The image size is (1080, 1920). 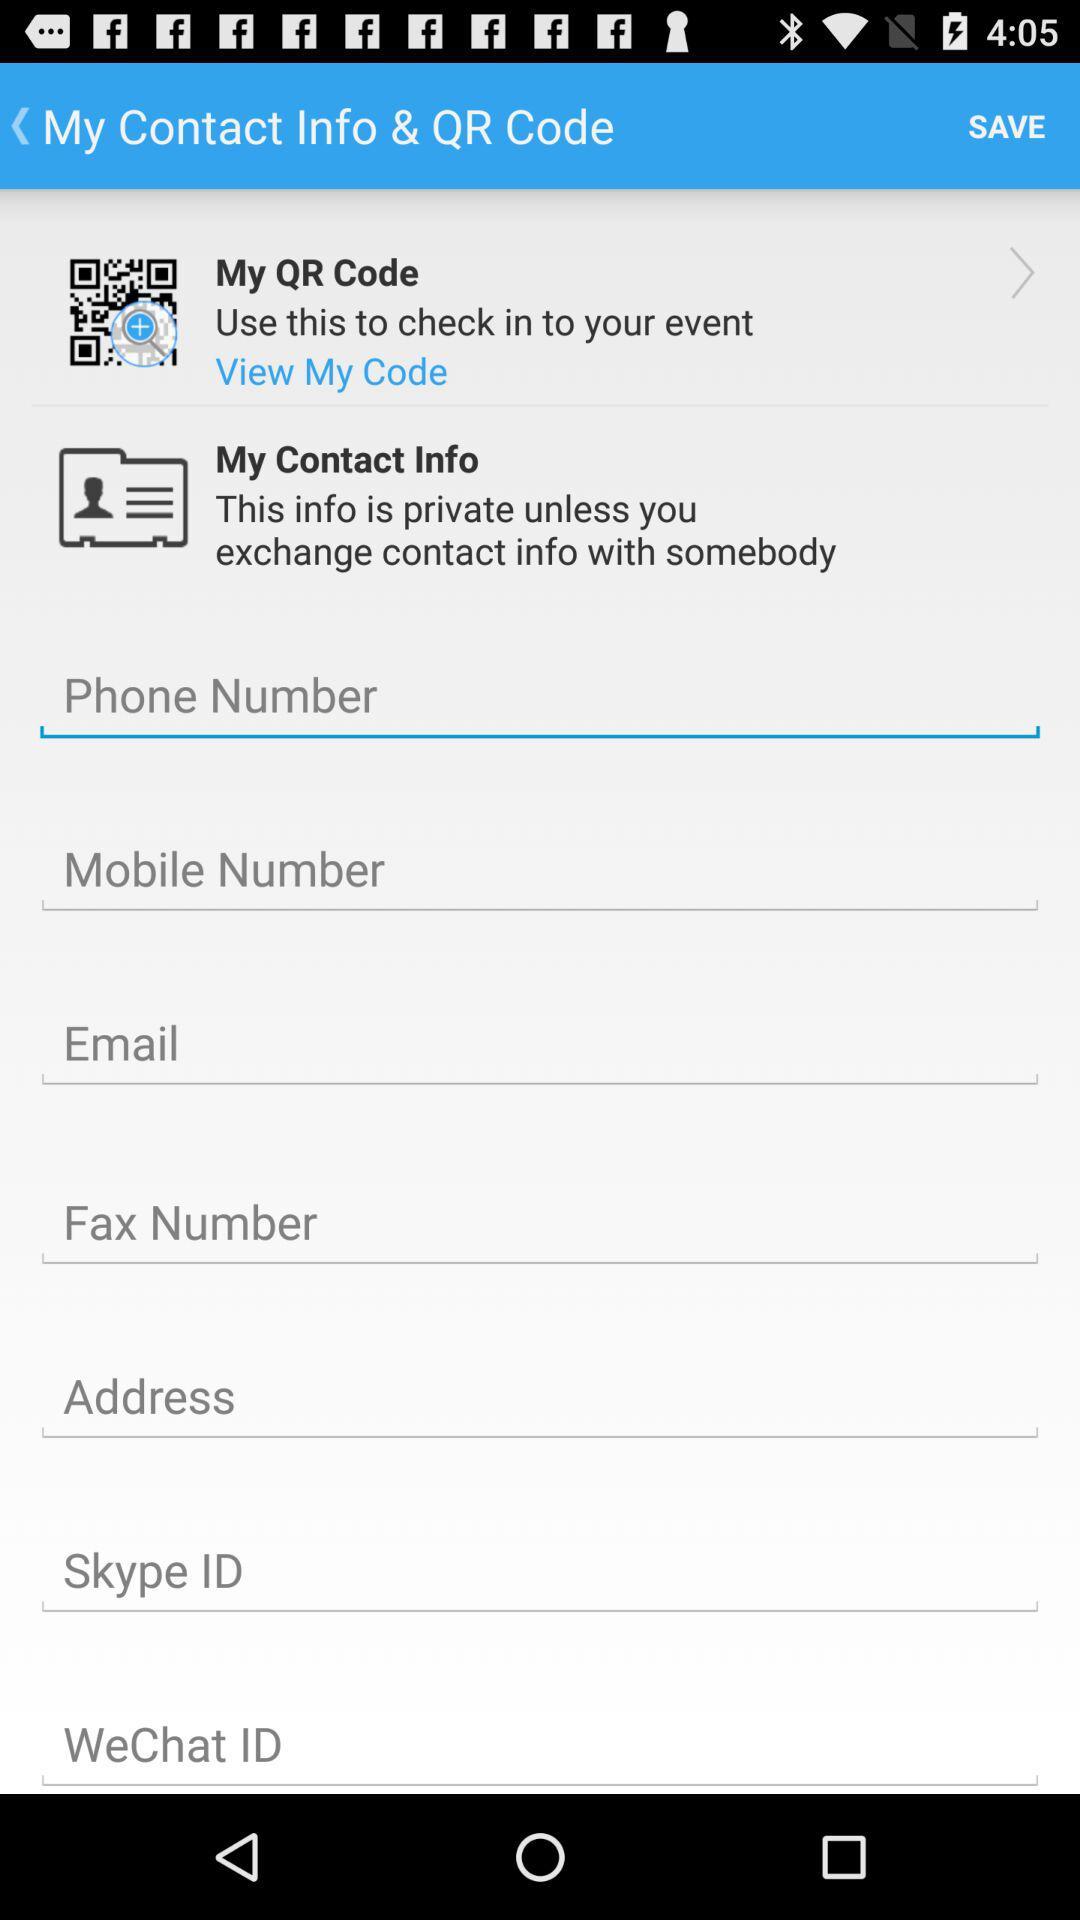 What do you see at coordinates (540, 695) in the screenshot?
I see `your phone number` at bounding box center [540, 695].